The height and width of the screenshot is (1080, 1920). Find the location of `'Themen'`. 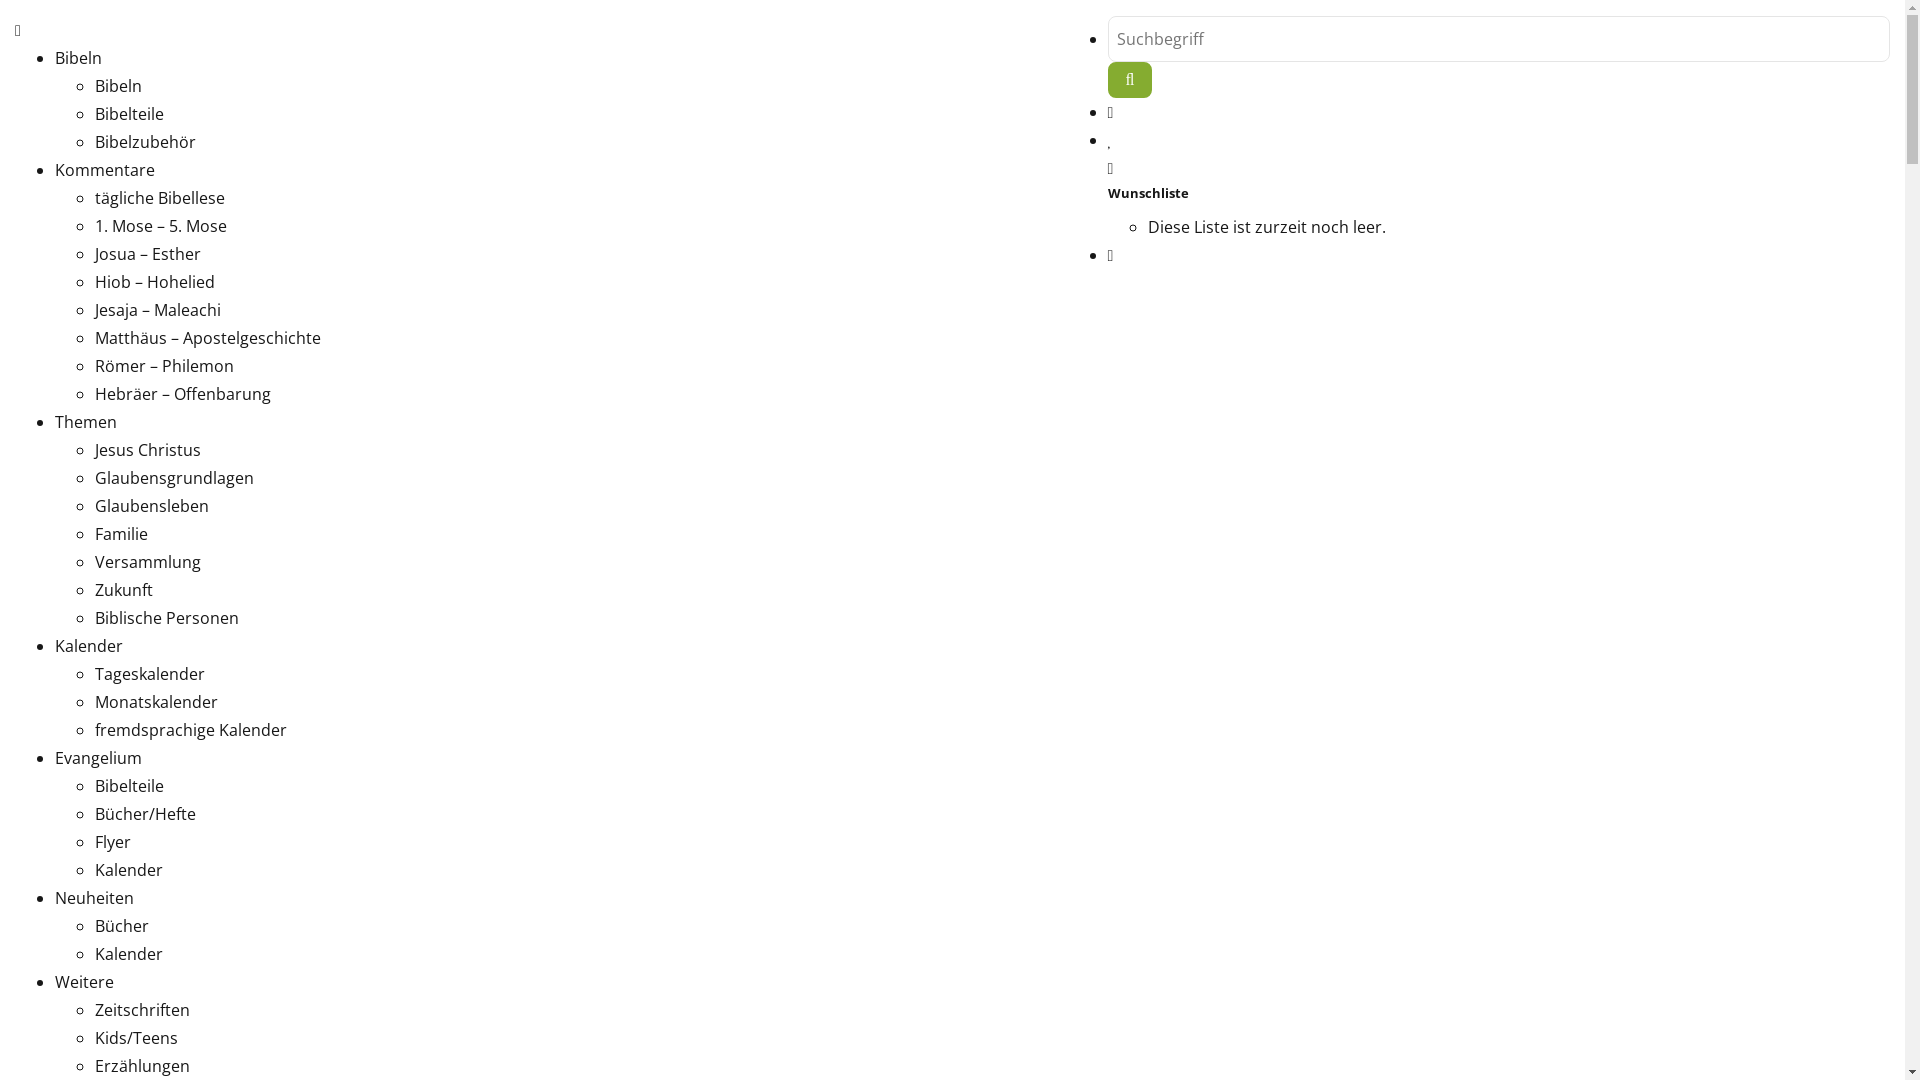

'Themen' is located at coordinates (85, 420).